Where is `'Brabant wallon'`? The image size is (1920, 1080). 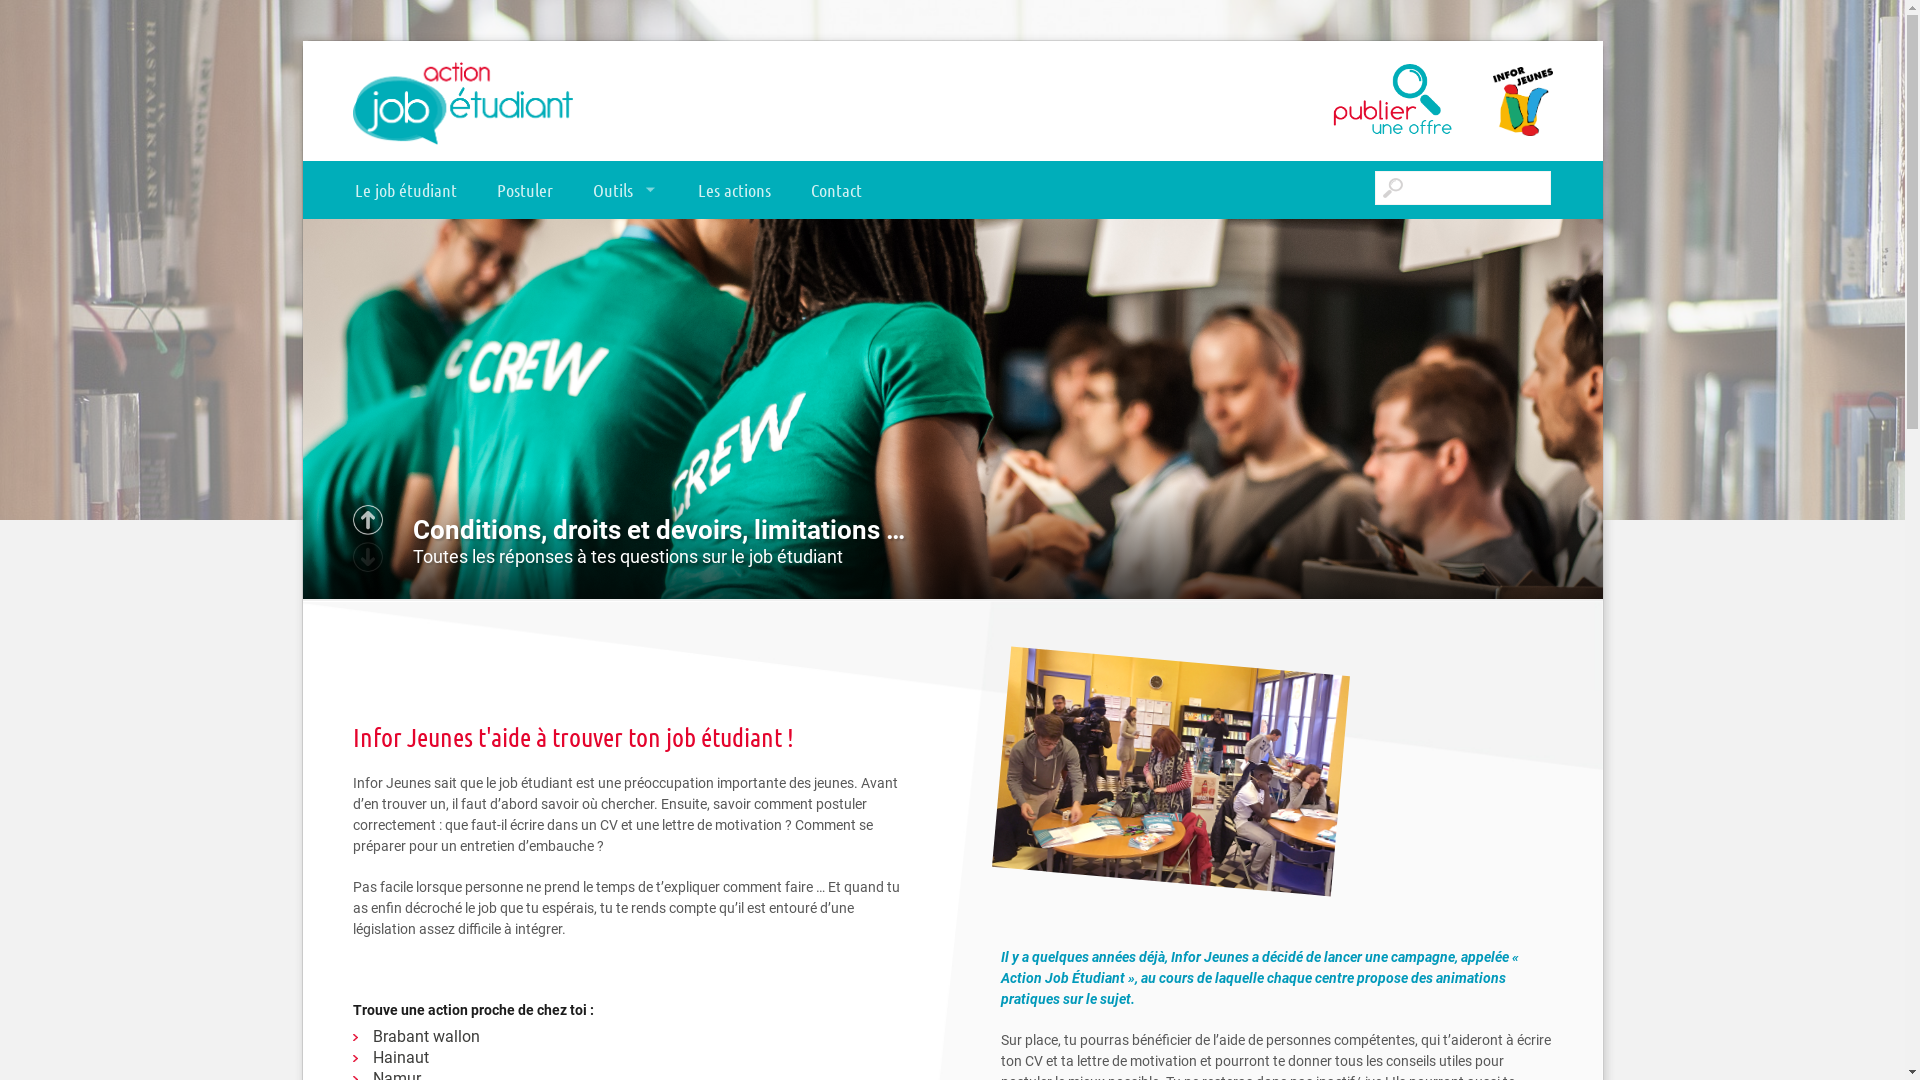
'Brabant wallon' is located at coordinates (421, 1035).